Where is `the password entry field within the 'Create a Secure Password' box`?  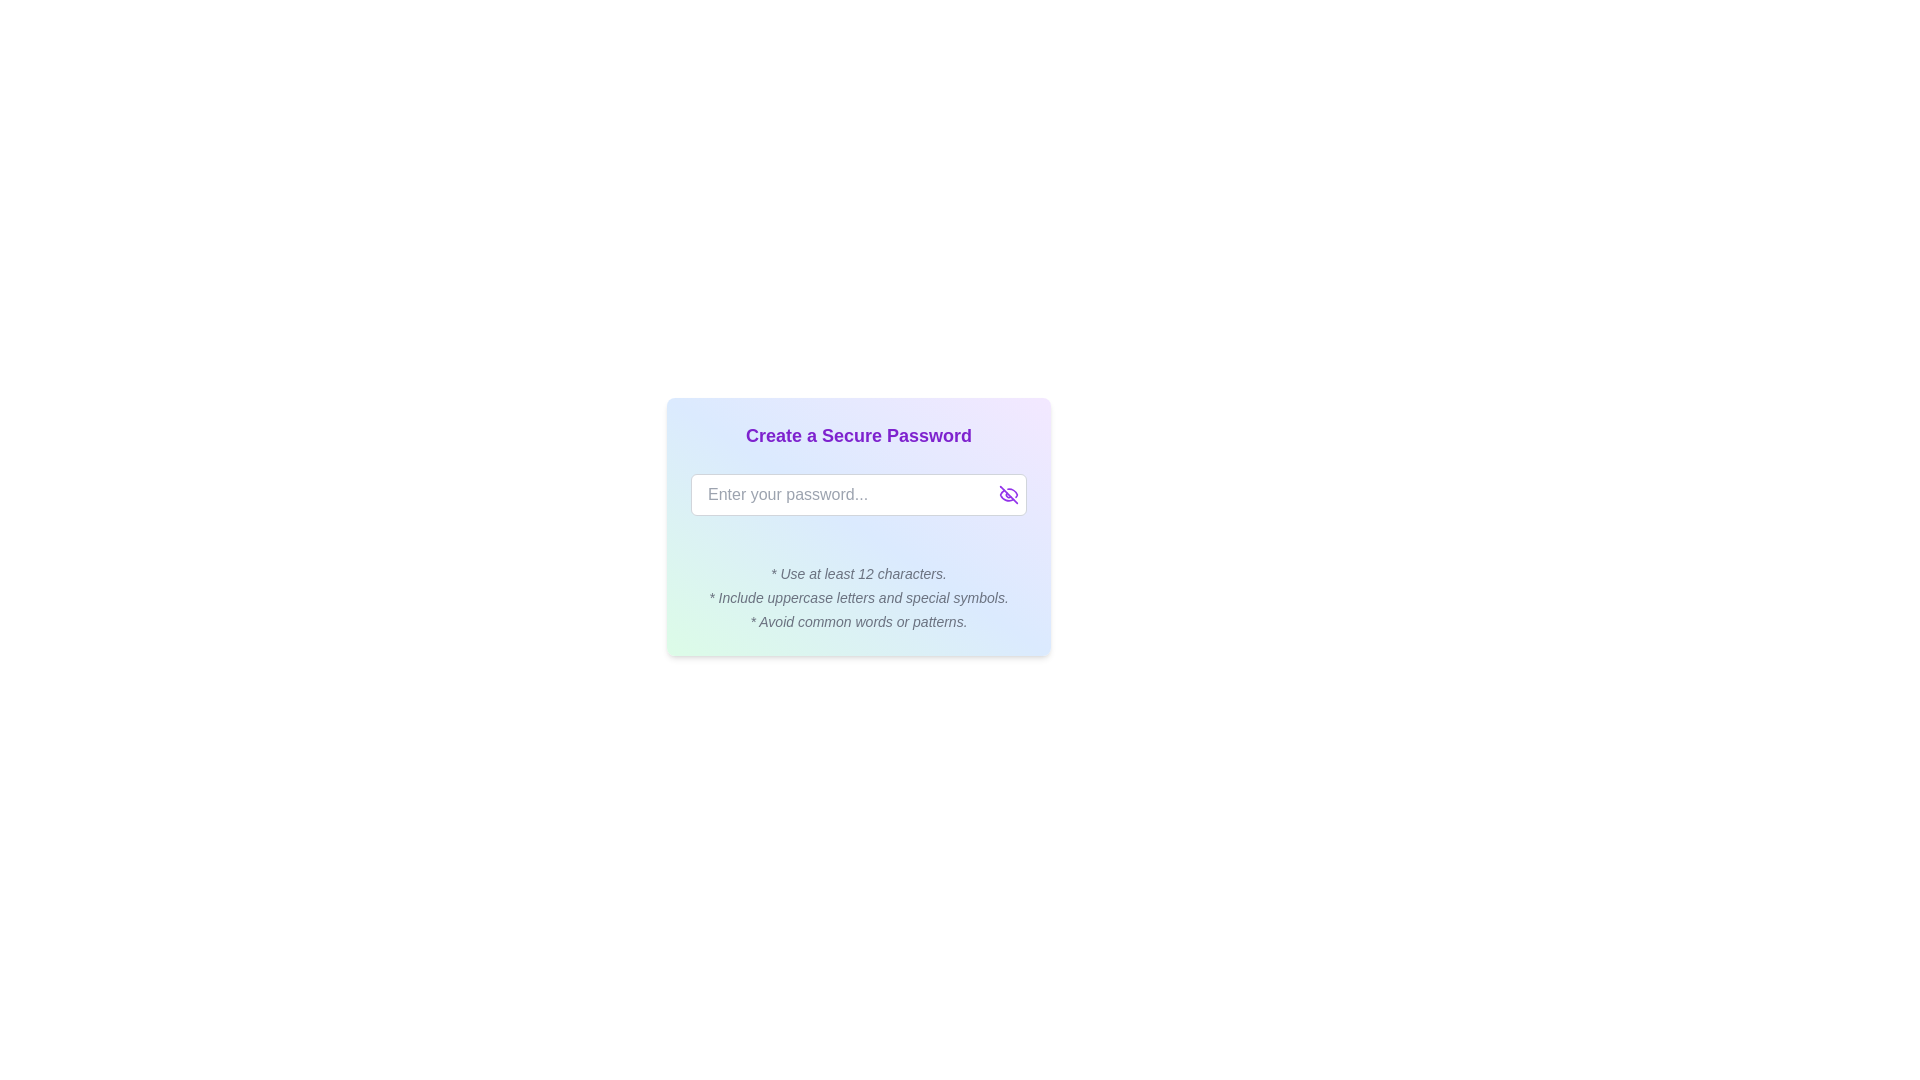 the password entry field within the 'Create a Secure Password' box is located at coordinates (859, 494).